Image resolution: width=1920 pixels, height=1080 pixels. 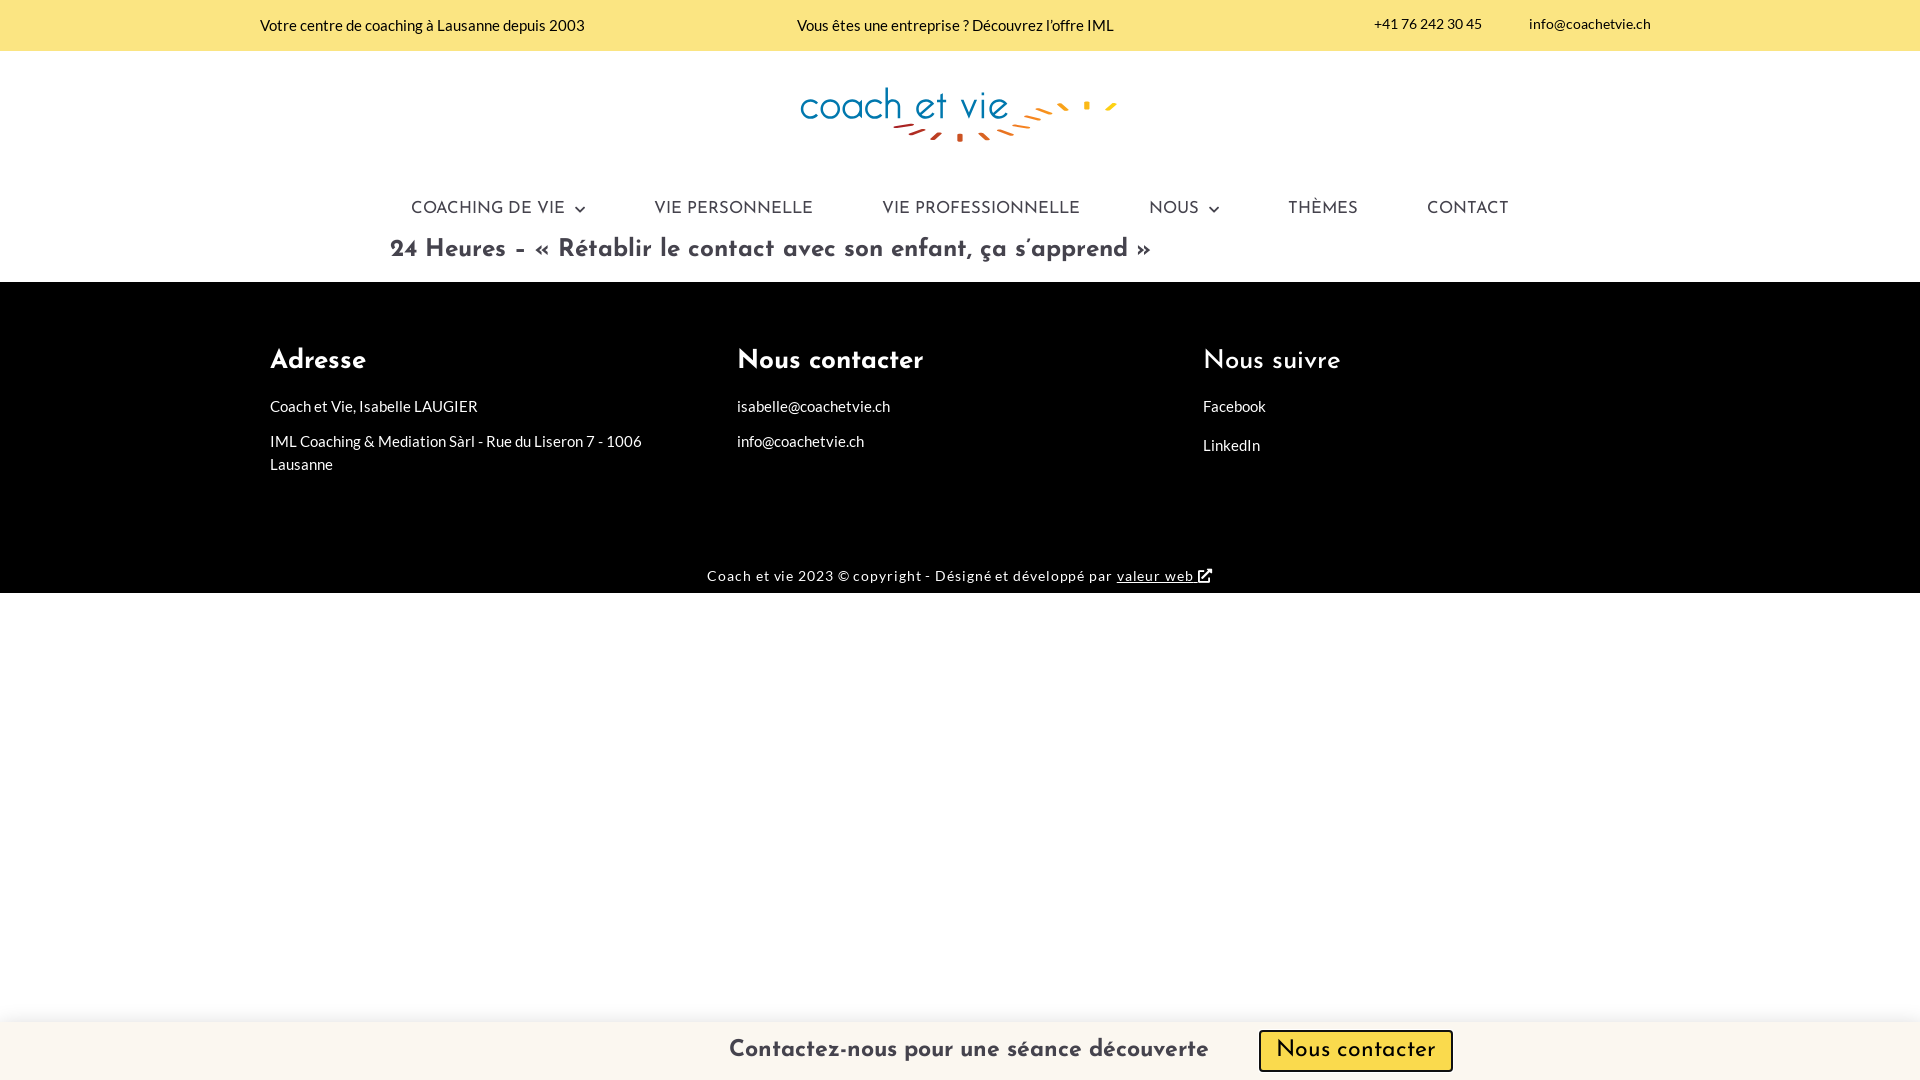 I want to click on 'CONTACT', so click(x=1425, y=209).